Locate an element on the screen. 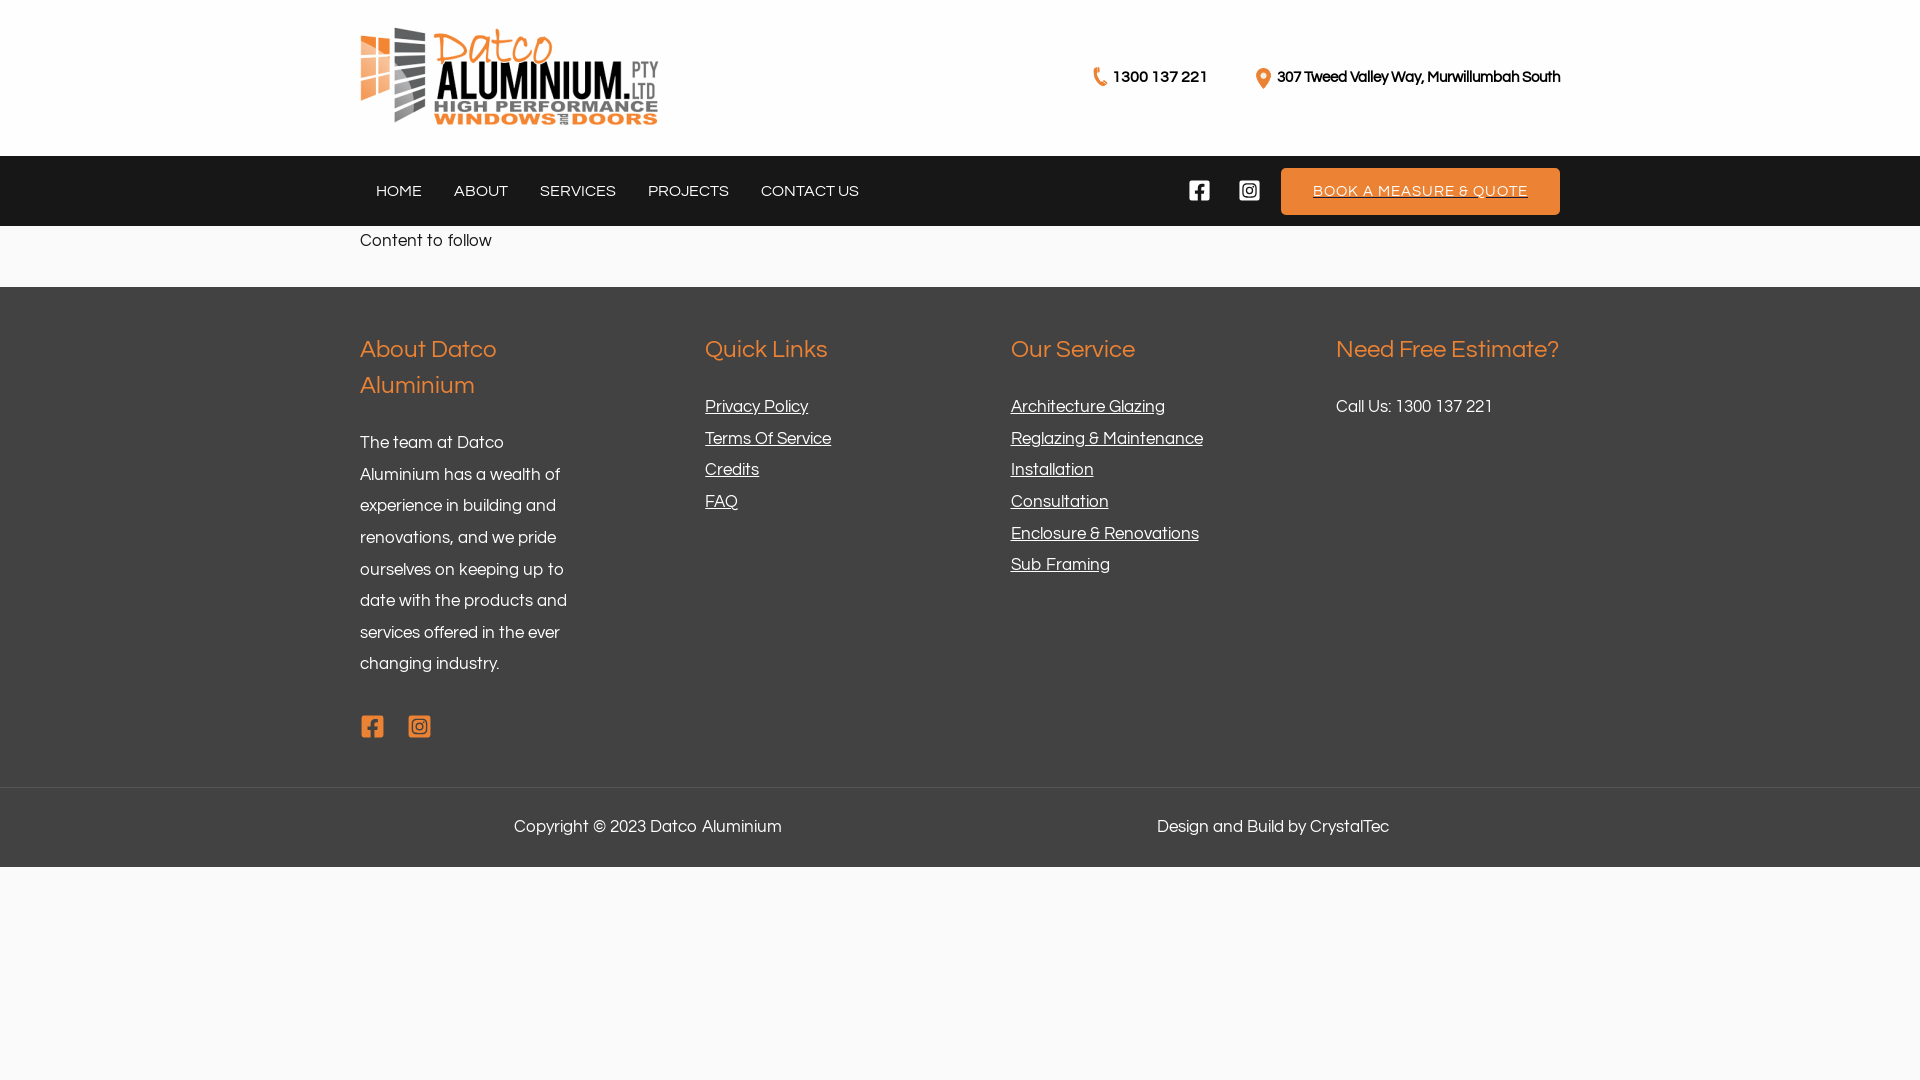  'ABOUT' is located at coordinates (480, 191).